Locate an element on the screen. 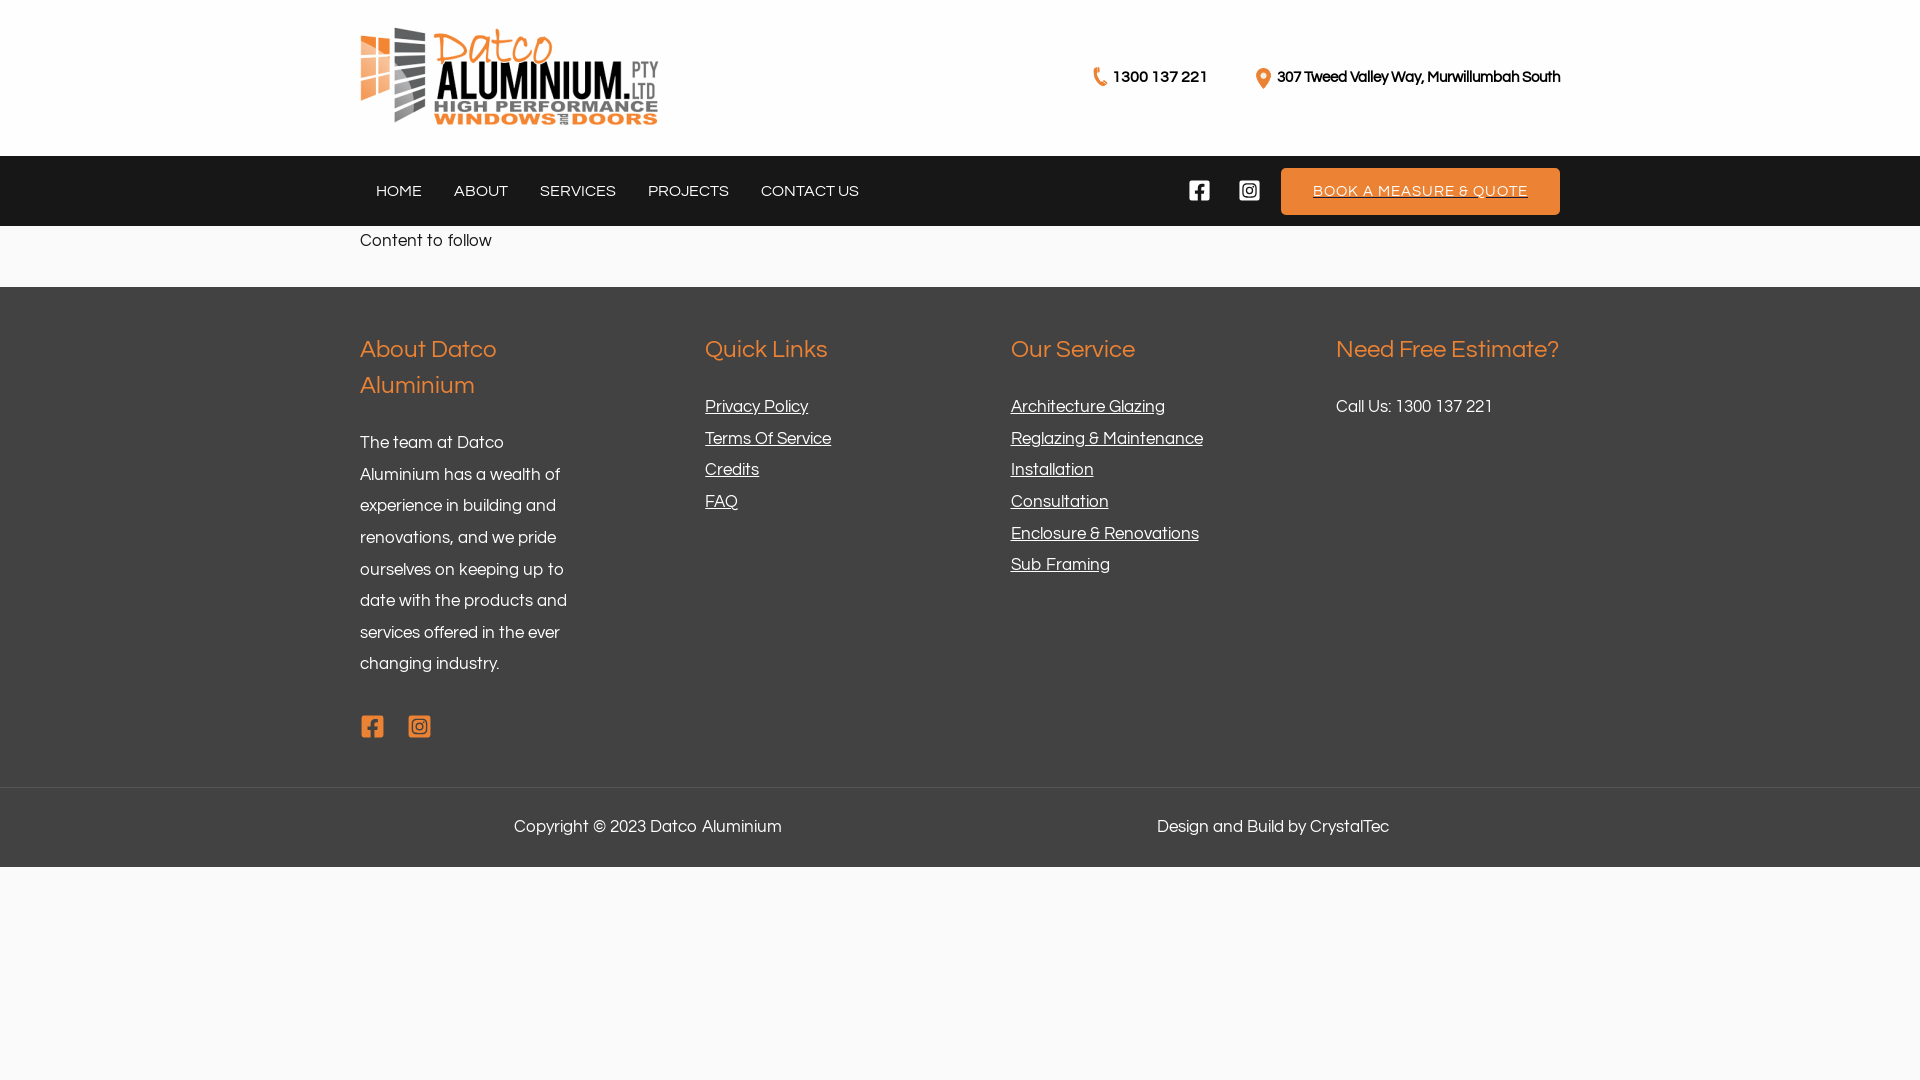  'ABOUT' is located at coordinates (480, 191).